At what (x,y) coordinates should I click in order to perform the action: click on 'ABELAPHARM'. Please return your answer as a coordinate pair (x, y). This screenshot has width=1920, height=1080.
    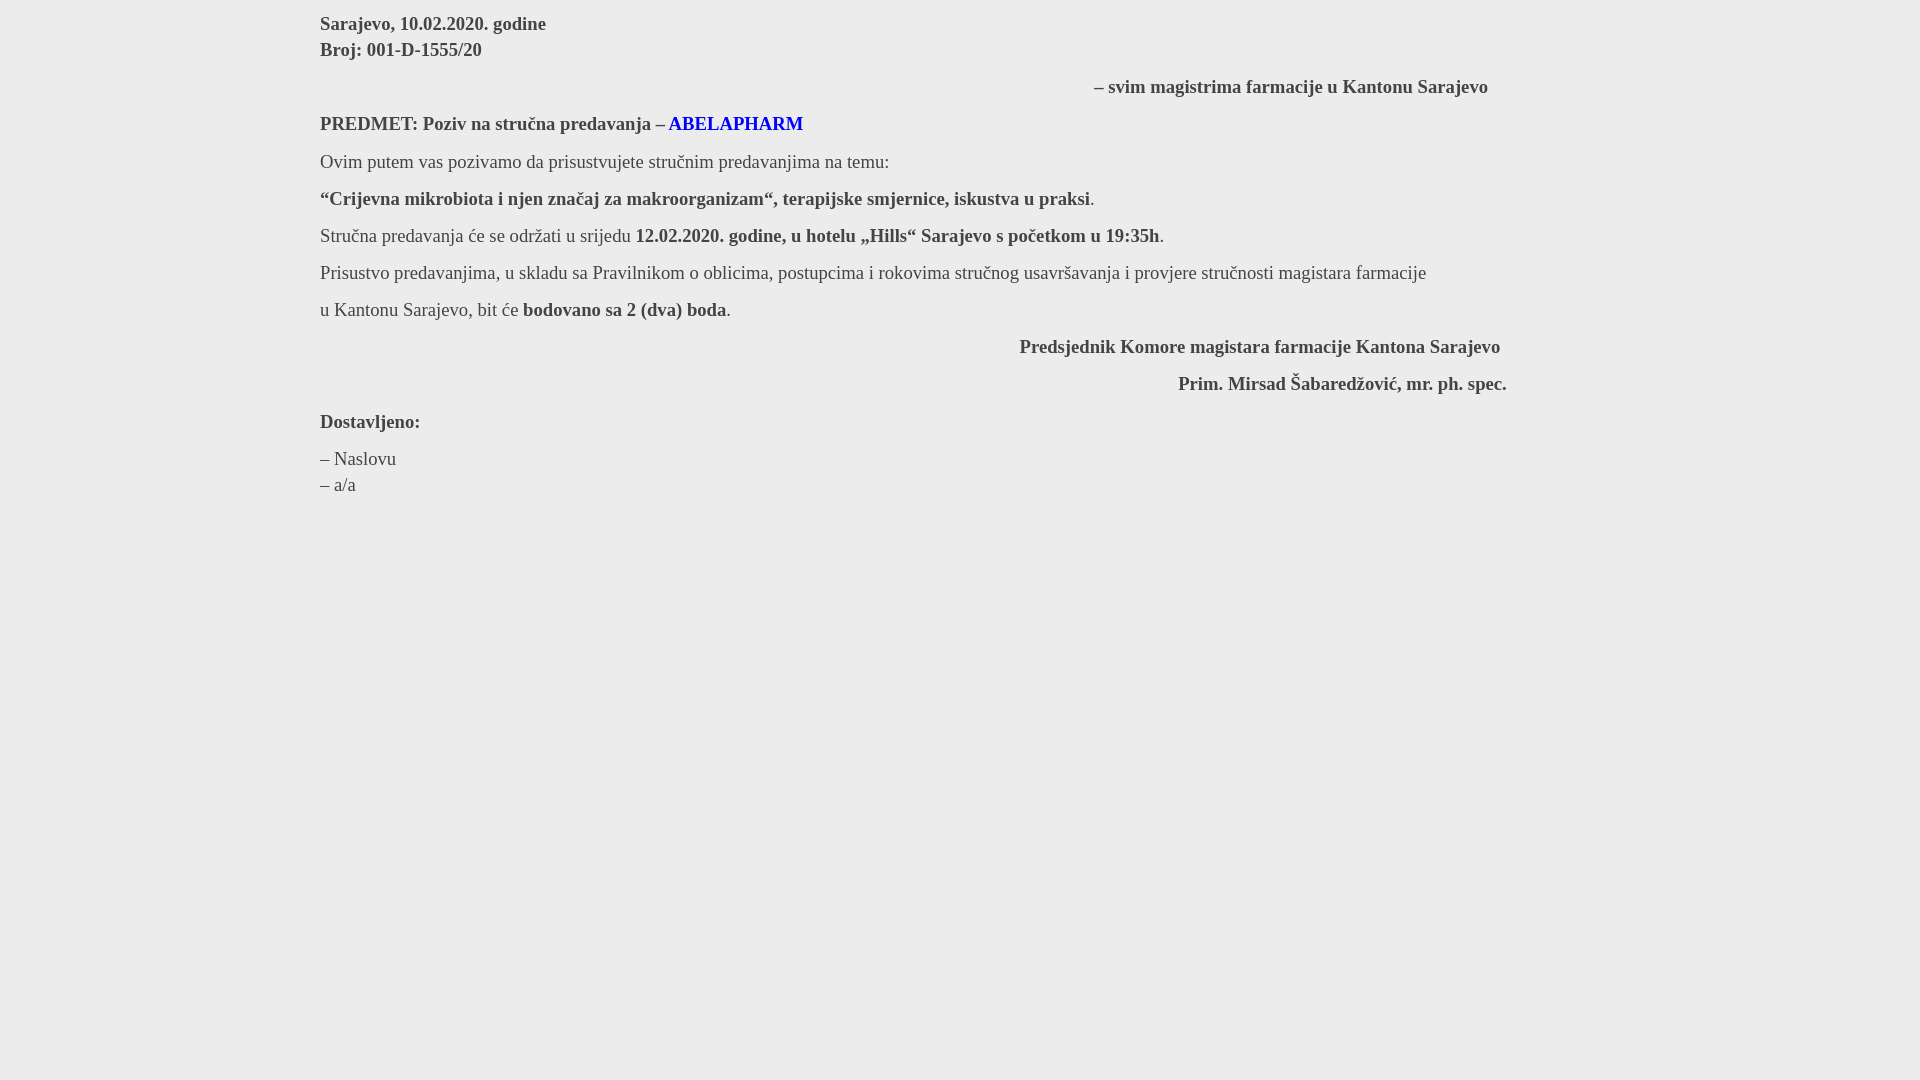
    Looking at the image, I should click on (735, 123).